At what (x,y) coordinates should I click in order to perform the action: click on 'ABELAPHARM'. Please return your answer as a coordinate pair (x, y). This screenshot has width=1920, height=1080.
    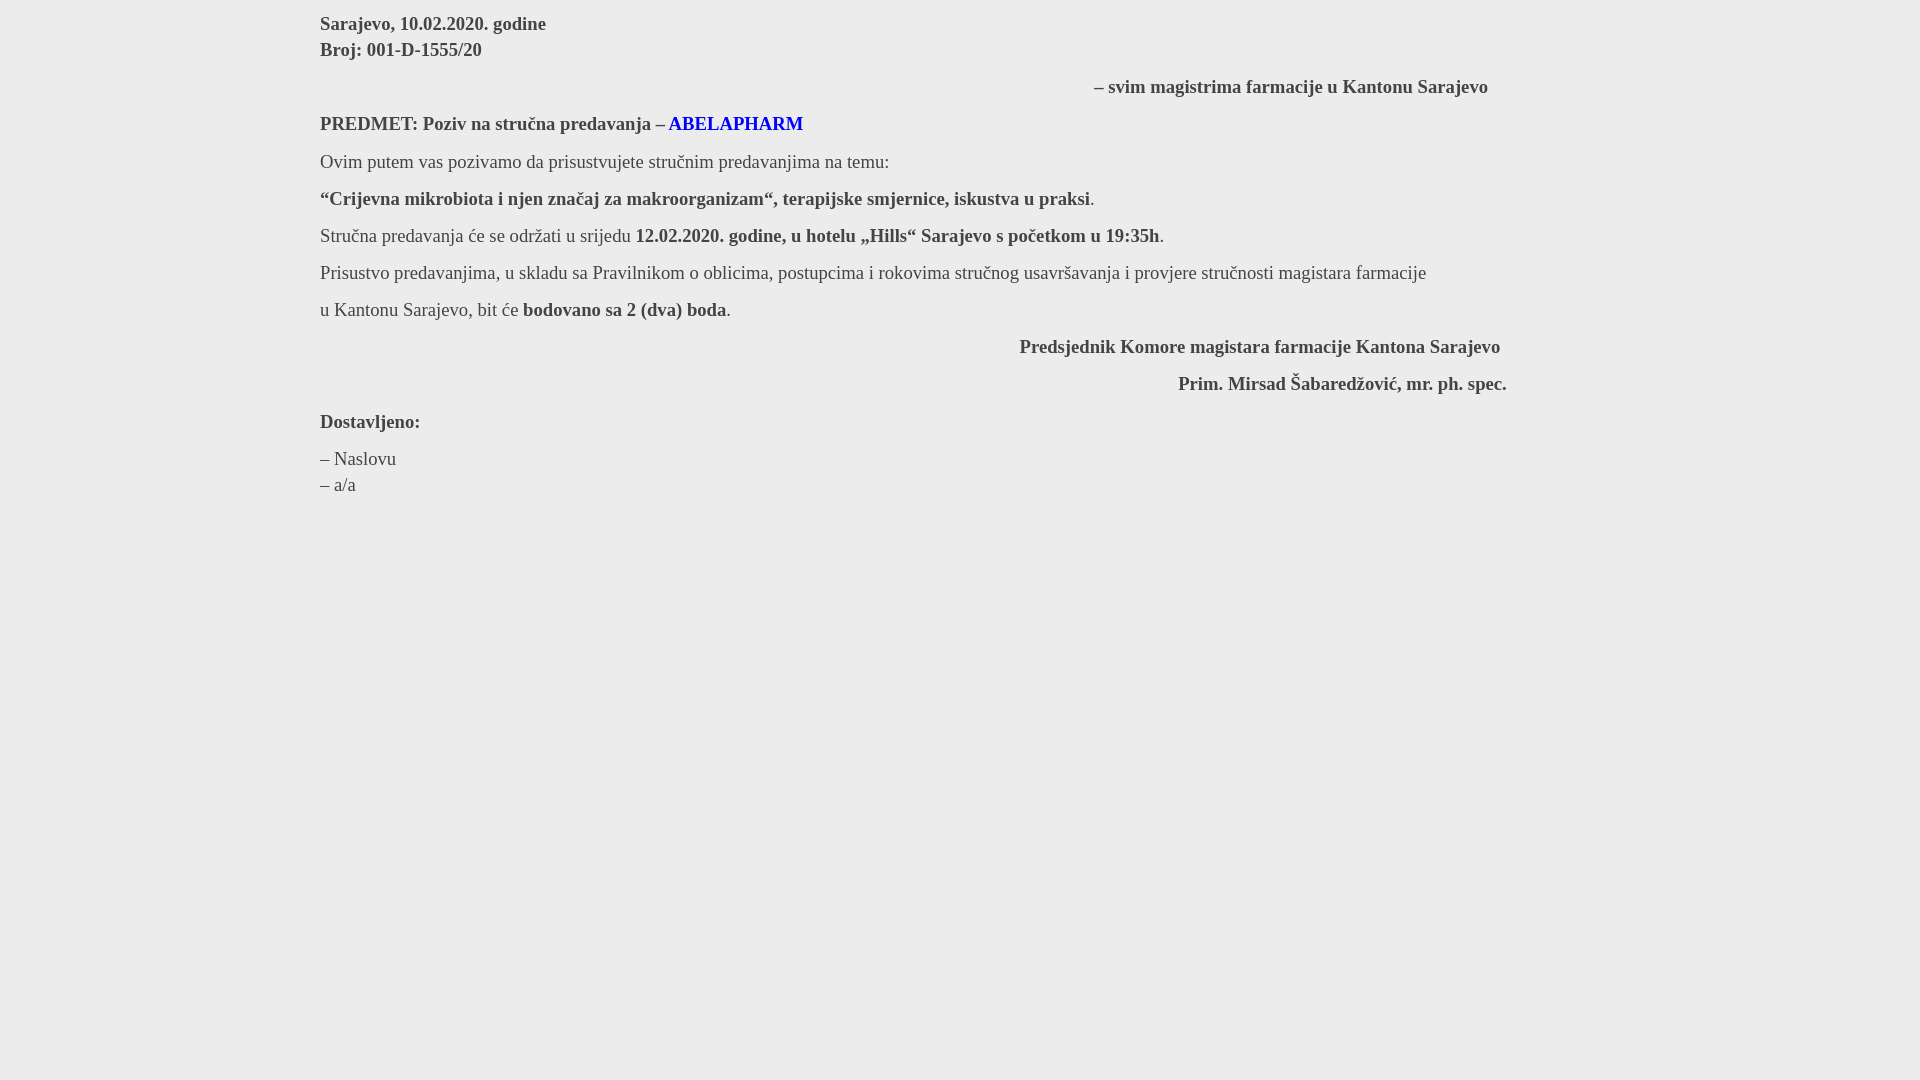
    Looking at the image, I should click on (735, 123).